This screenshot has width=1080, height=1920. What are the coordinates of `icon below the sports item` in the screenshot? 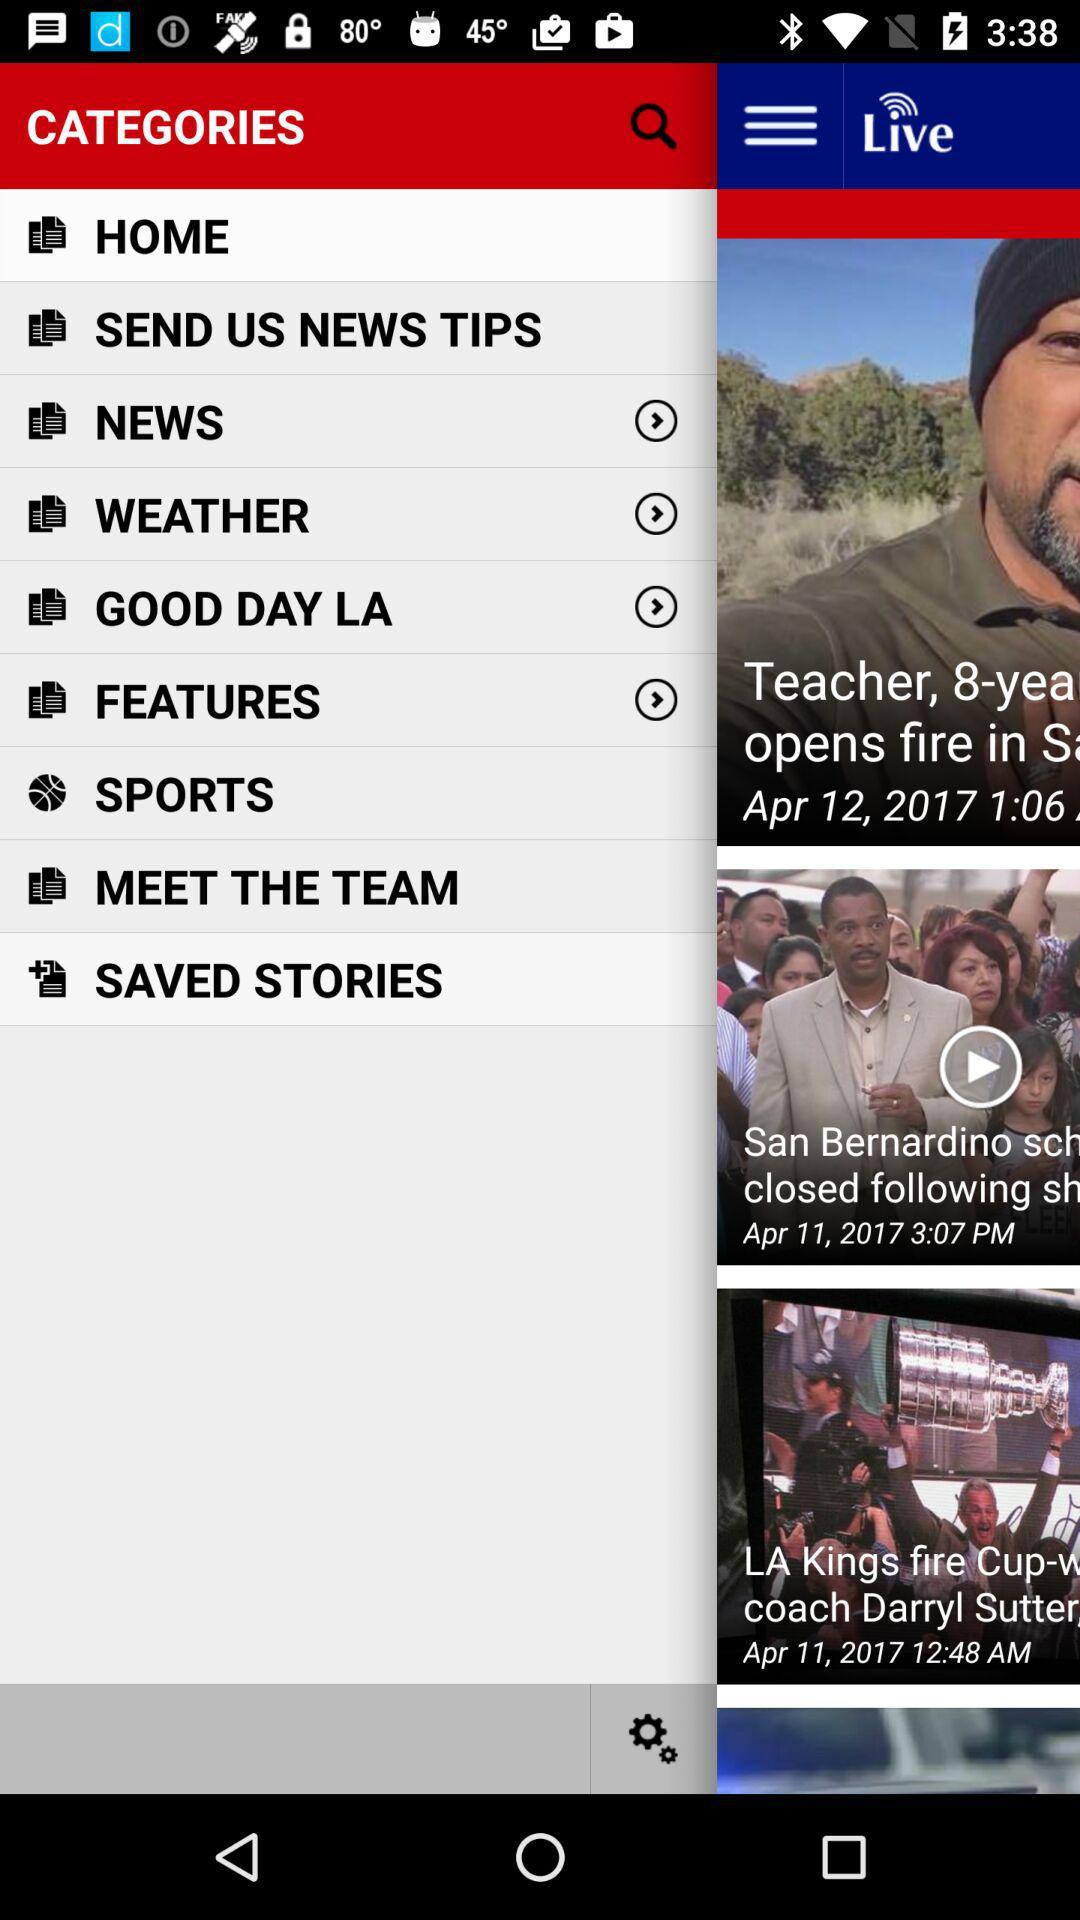 It's located at (277, 885).